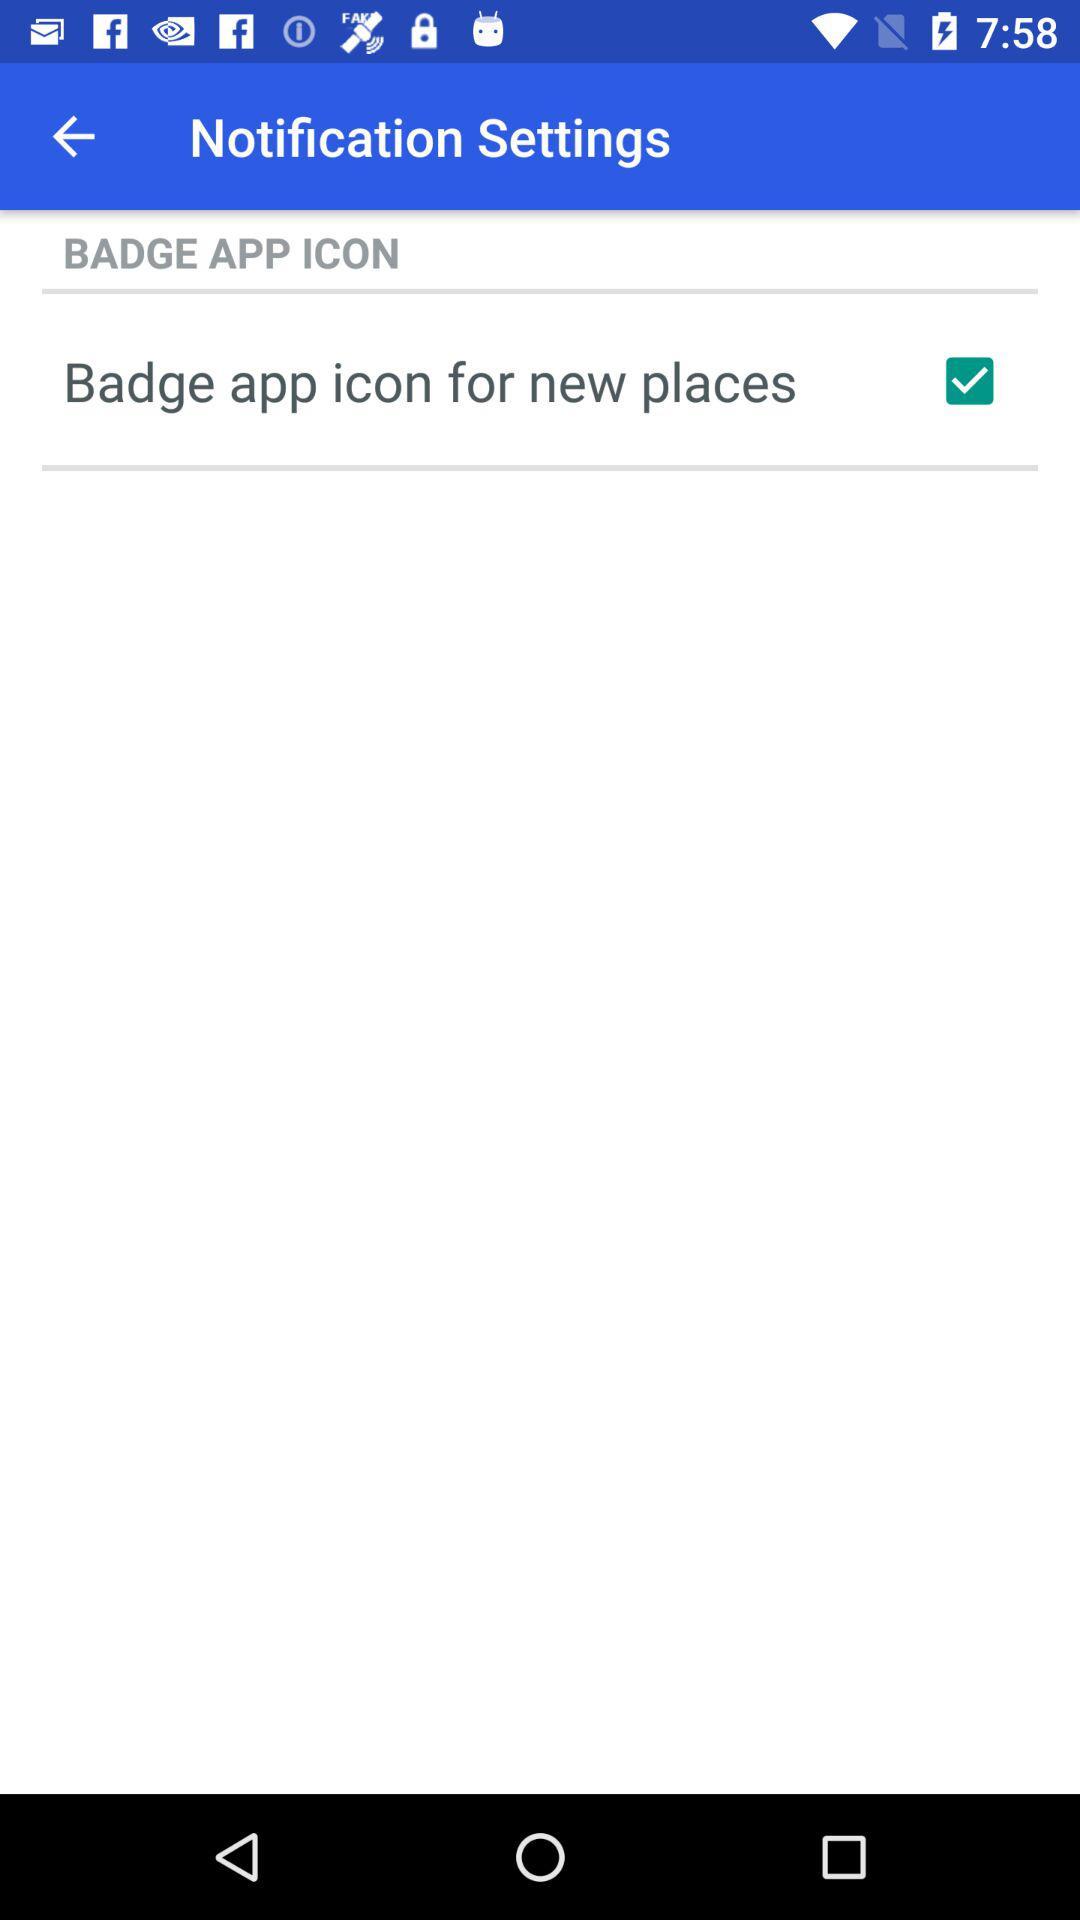 This screenshot has width=1080, height=1920. I want to click on the icon to the right of the badge app icon item, so click(968, 380).